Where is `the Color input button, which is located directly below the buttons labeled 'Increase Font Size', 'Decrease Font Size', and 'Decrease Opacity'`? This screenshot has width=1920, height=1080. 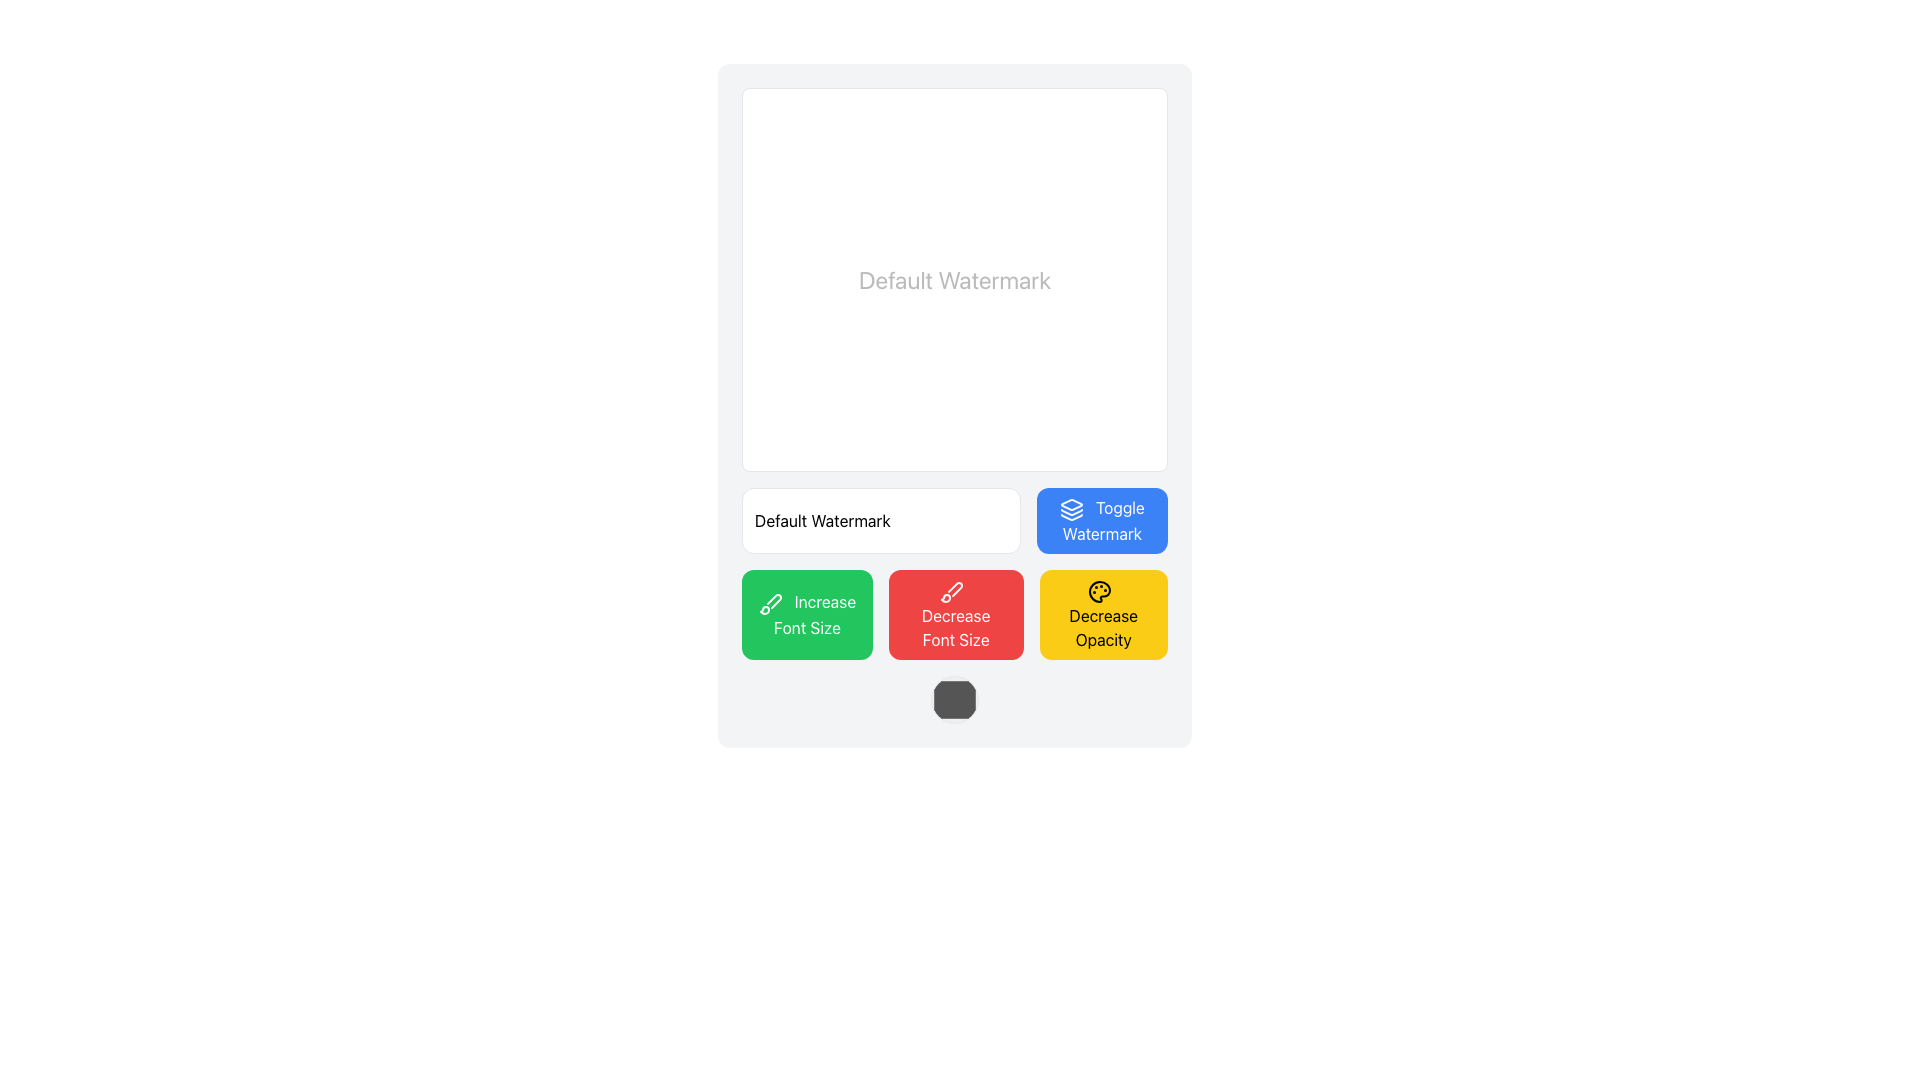
the Color input button, which is located directly below the buttons labeled 'Increase Font Size', 'Decrease Font Size', and 'Decrease Opacity' is located at coordinates (954, 697).